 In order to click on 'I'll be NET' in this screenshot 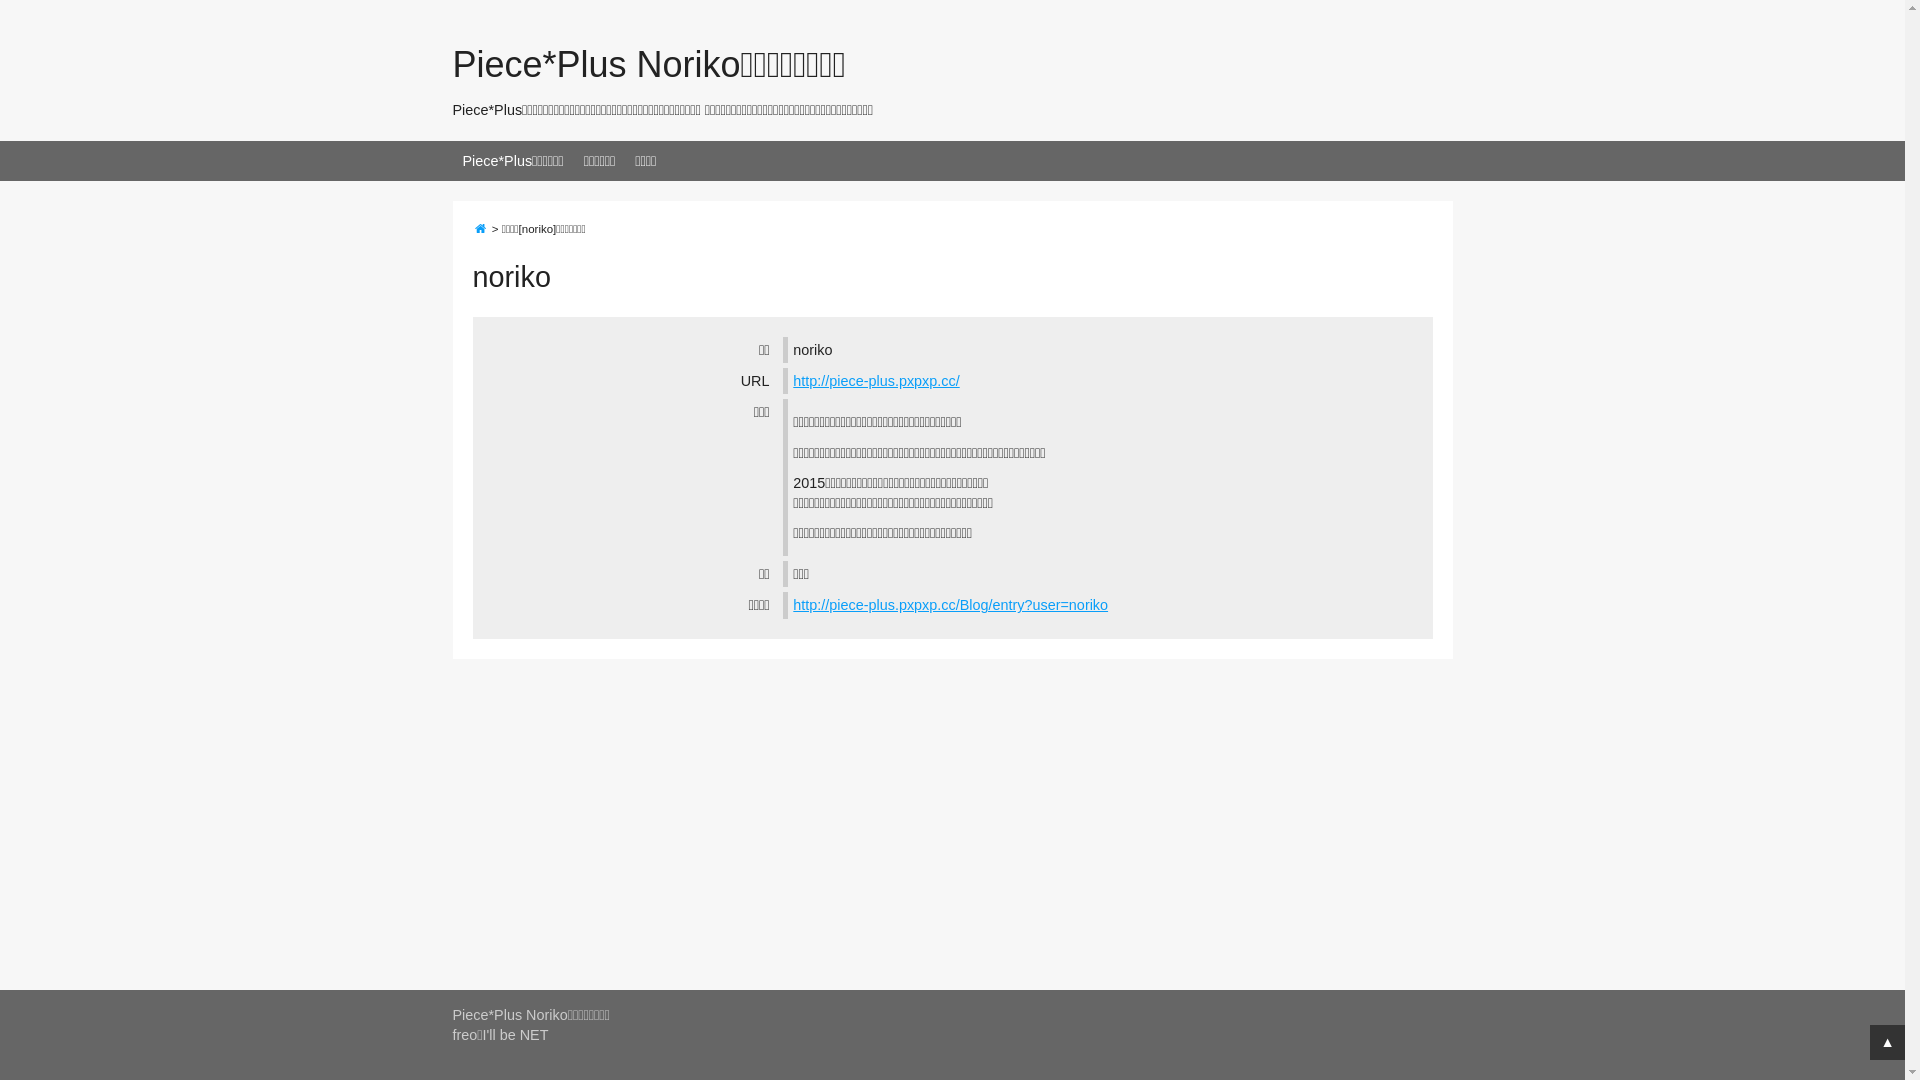, I will do `click(516, 1034)`.